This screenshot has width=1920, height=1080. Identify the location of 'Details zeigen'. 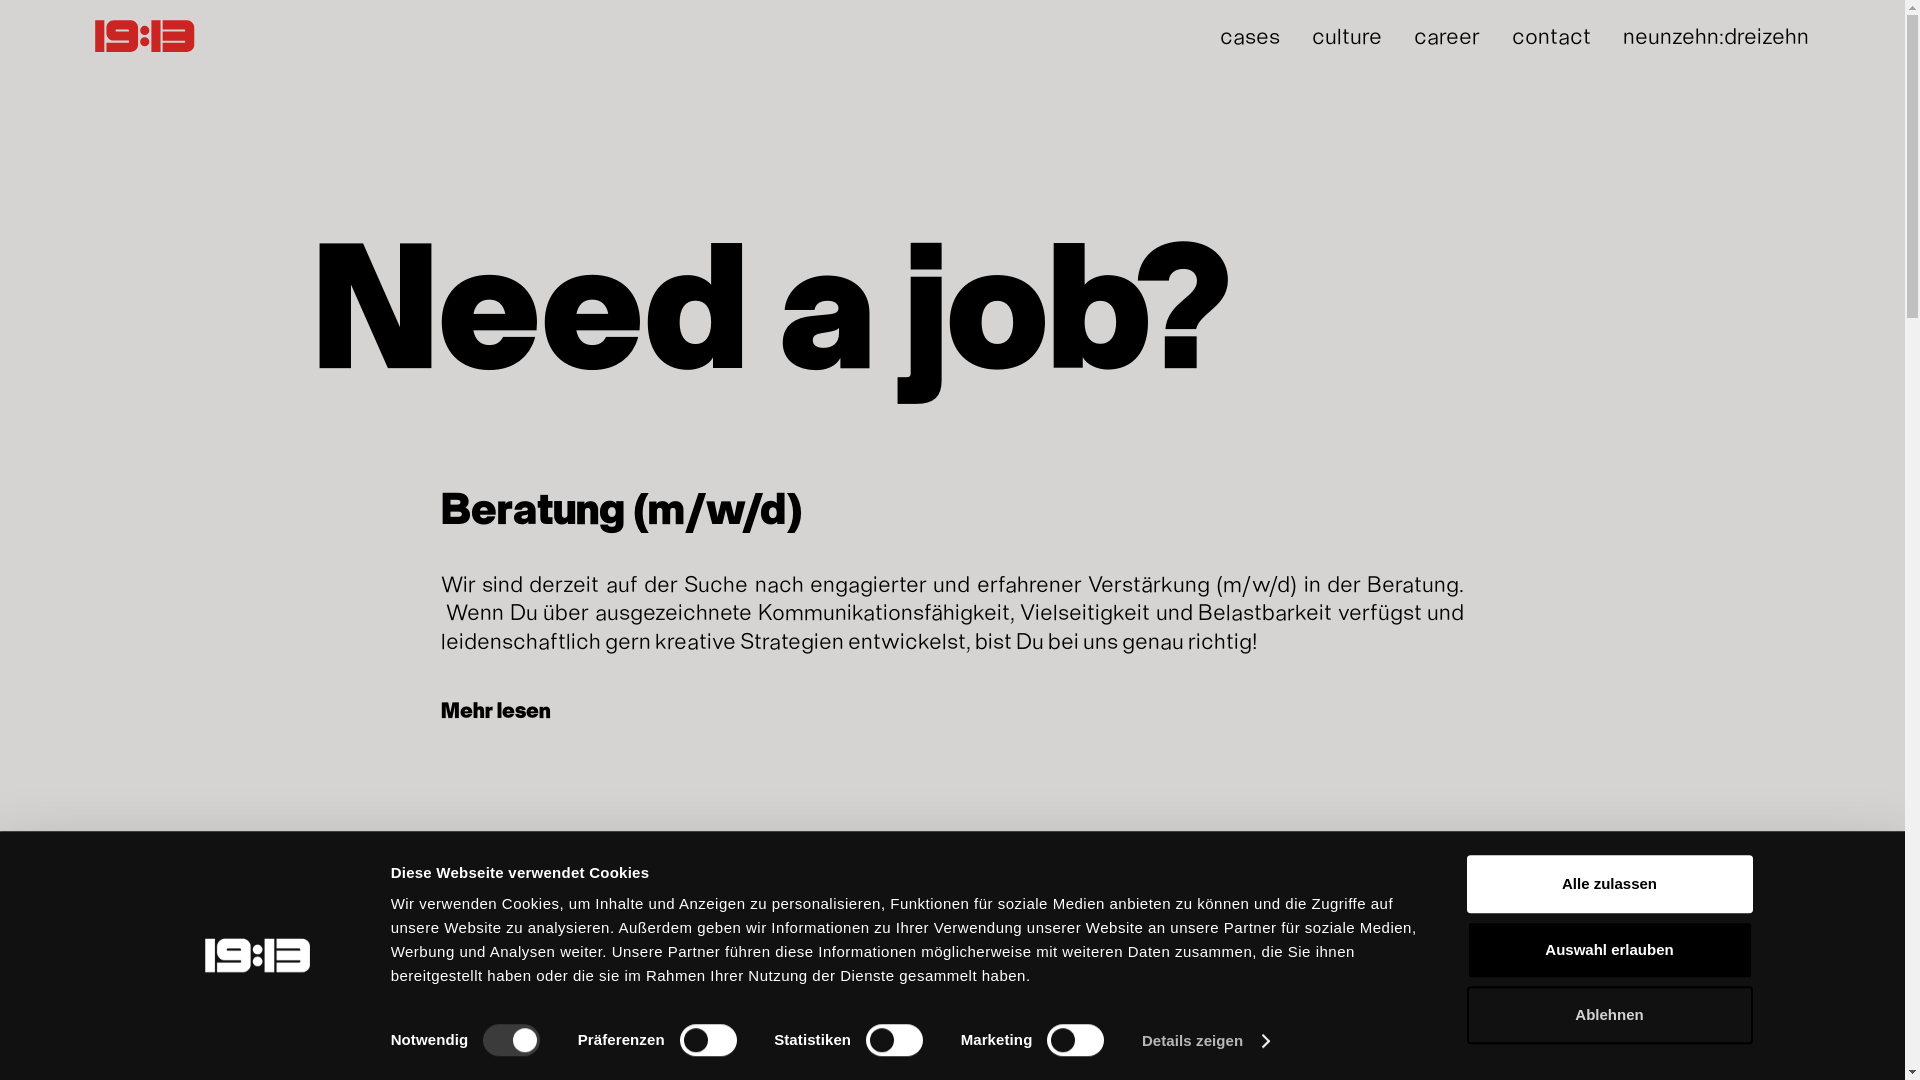
(1204, 1040).